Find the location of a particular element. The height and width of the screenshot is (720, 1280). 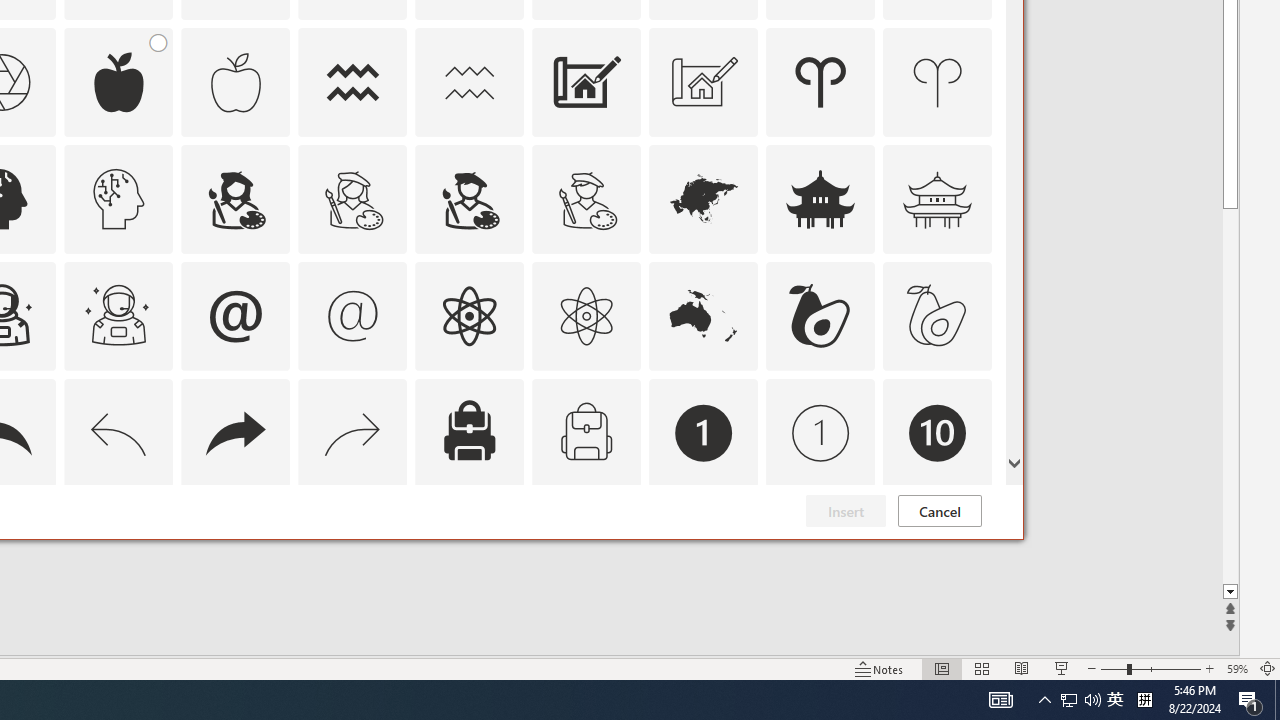

'AutomationID: Icons_Asia' is located at coordinates (704, 198).